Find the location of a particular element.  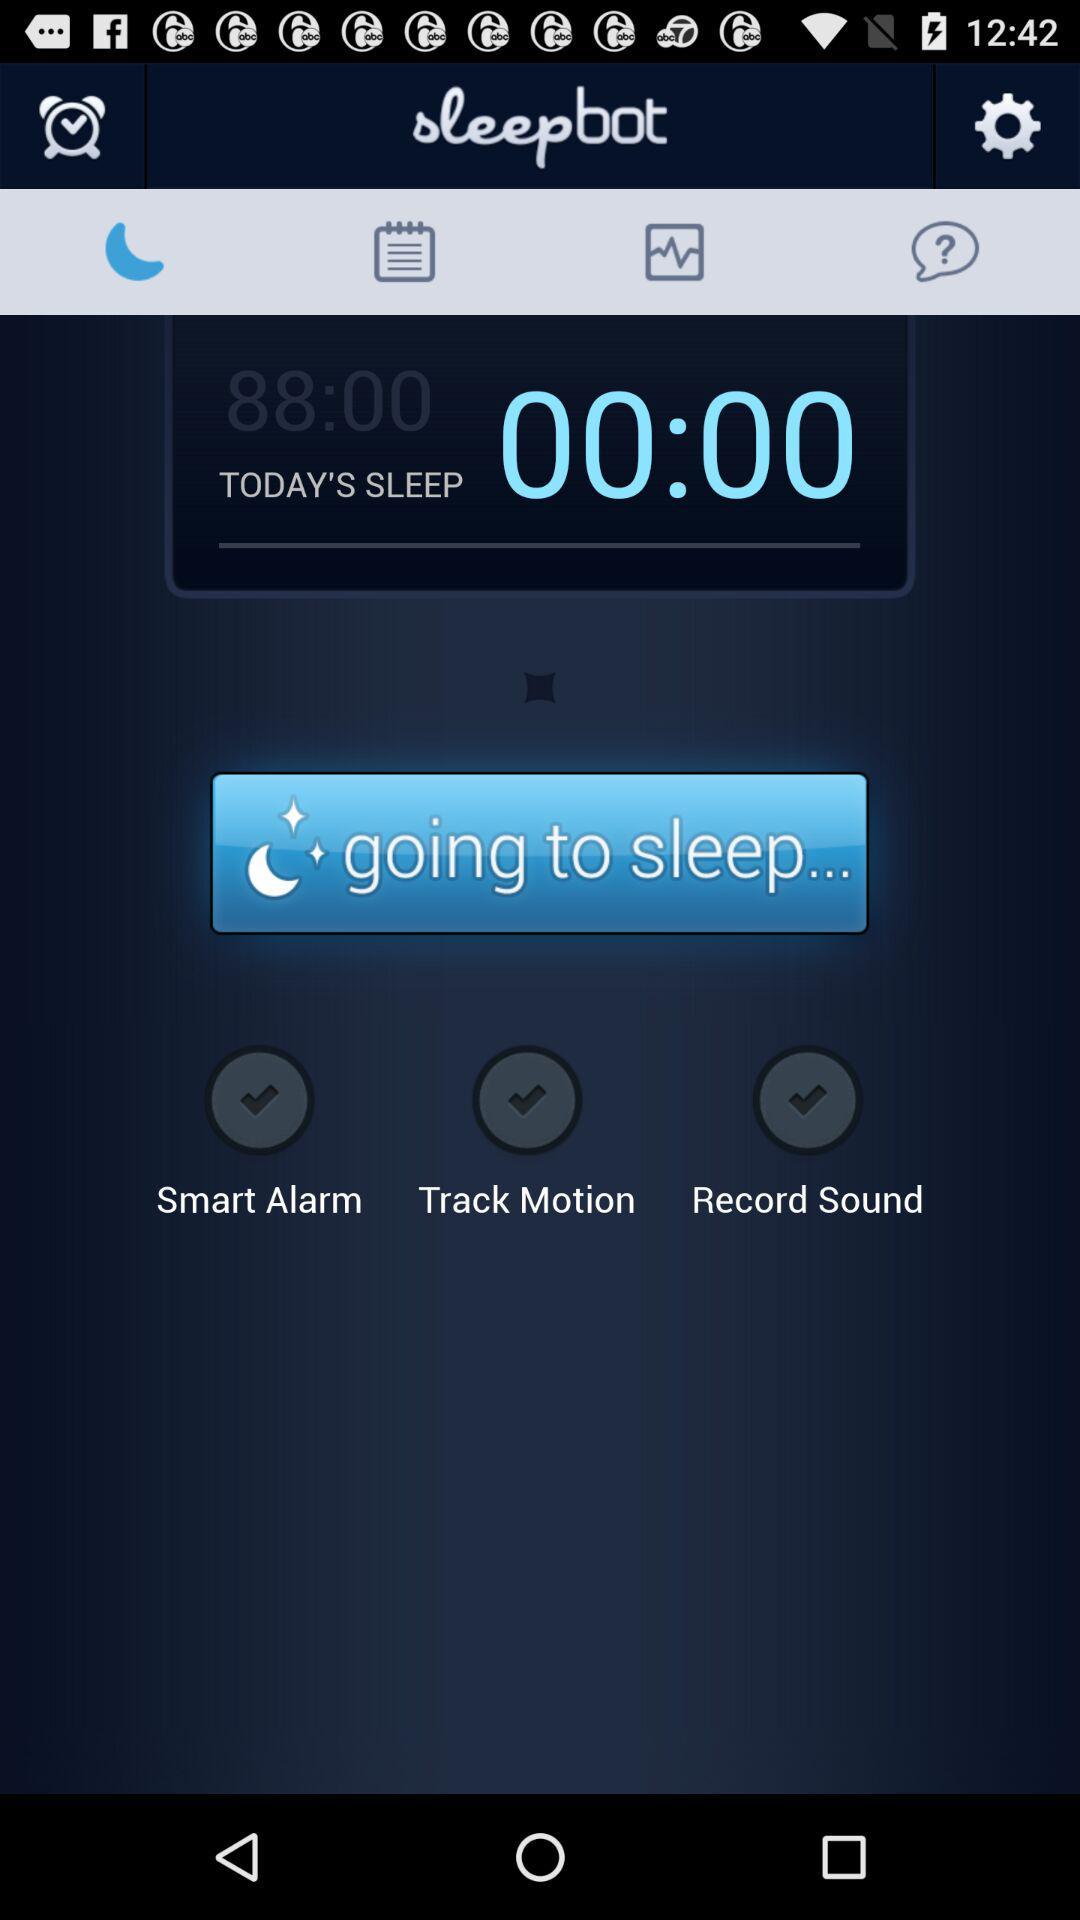

the 00: item is located at coordinates (594, 438).